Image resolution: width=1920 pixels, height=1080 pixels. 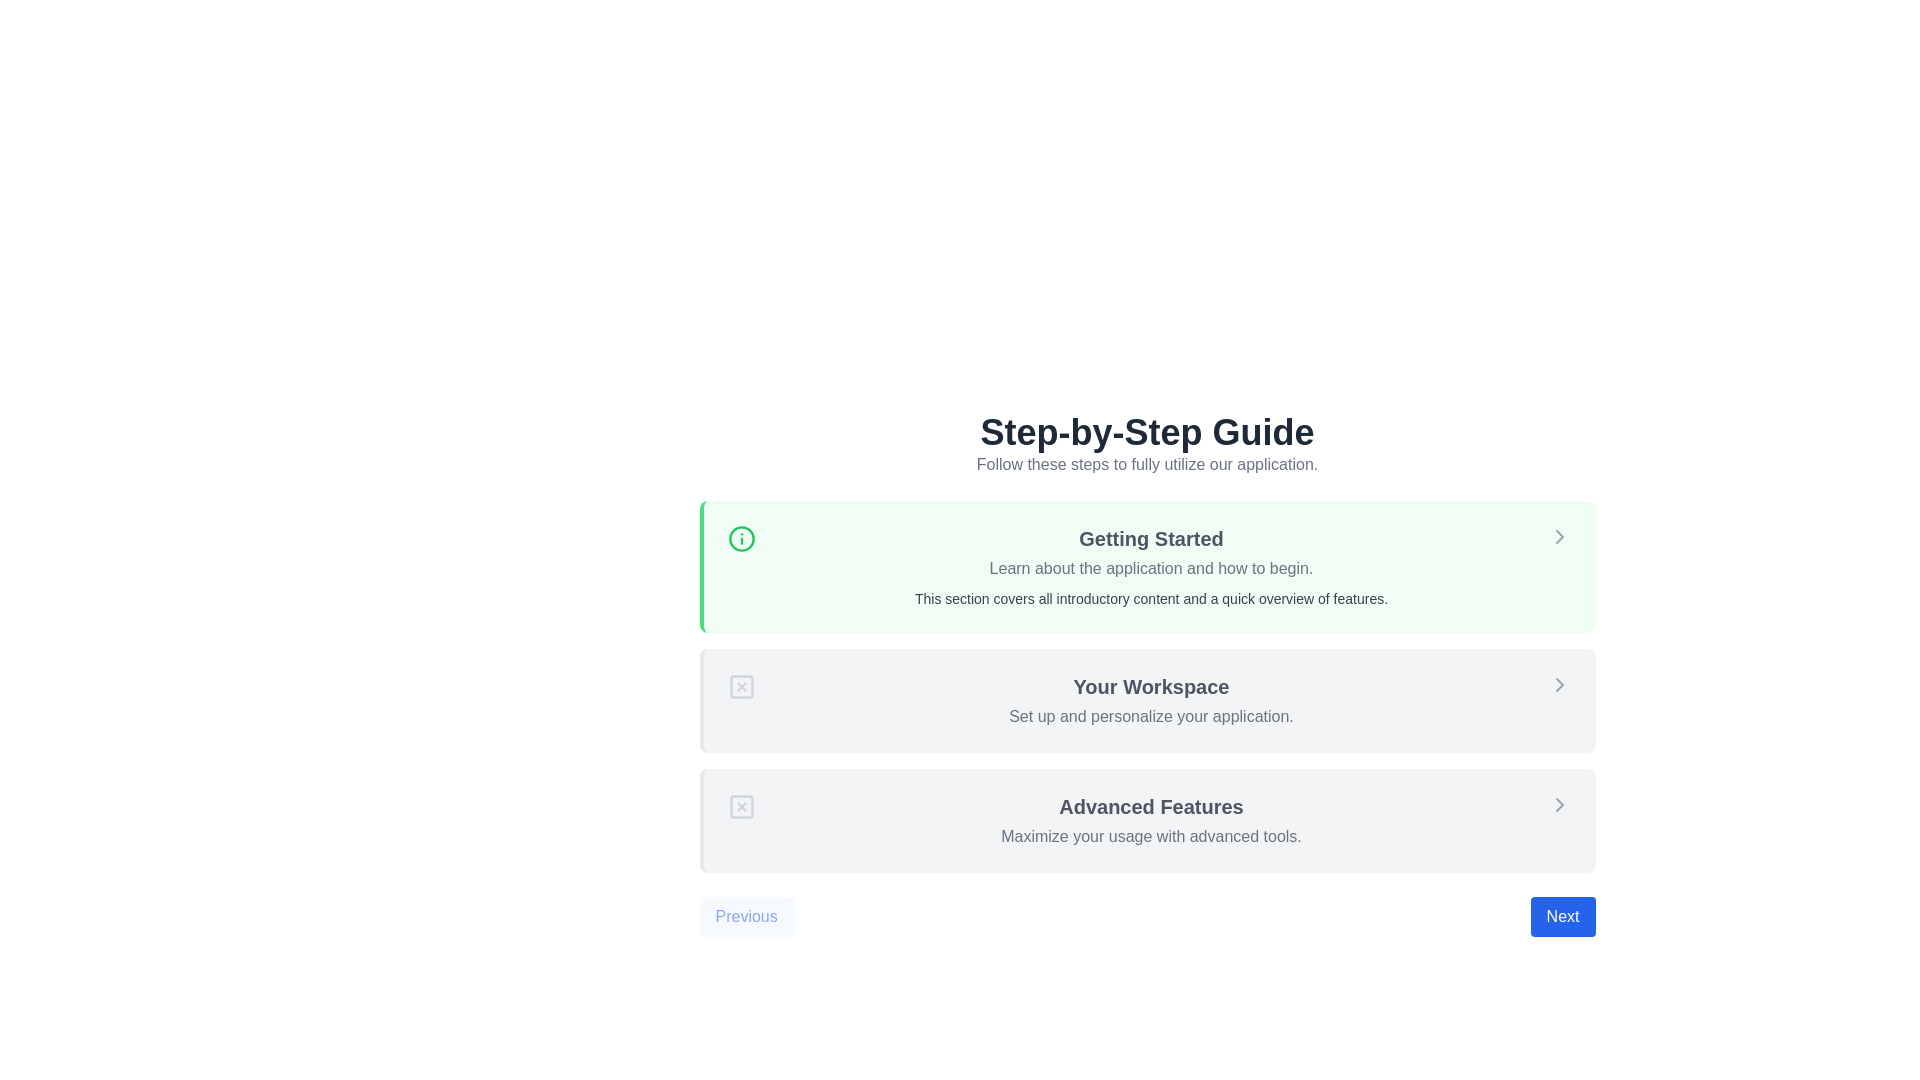 What do you see at coordinates (1558, 684) in the screenshot?
I see `the right-pointing chevron icon styled in light gray, located at the far right of the 'Your Workspace' section in the step-by-step guide, to possibly show visual feedback` at bounding box center [1558, 684].